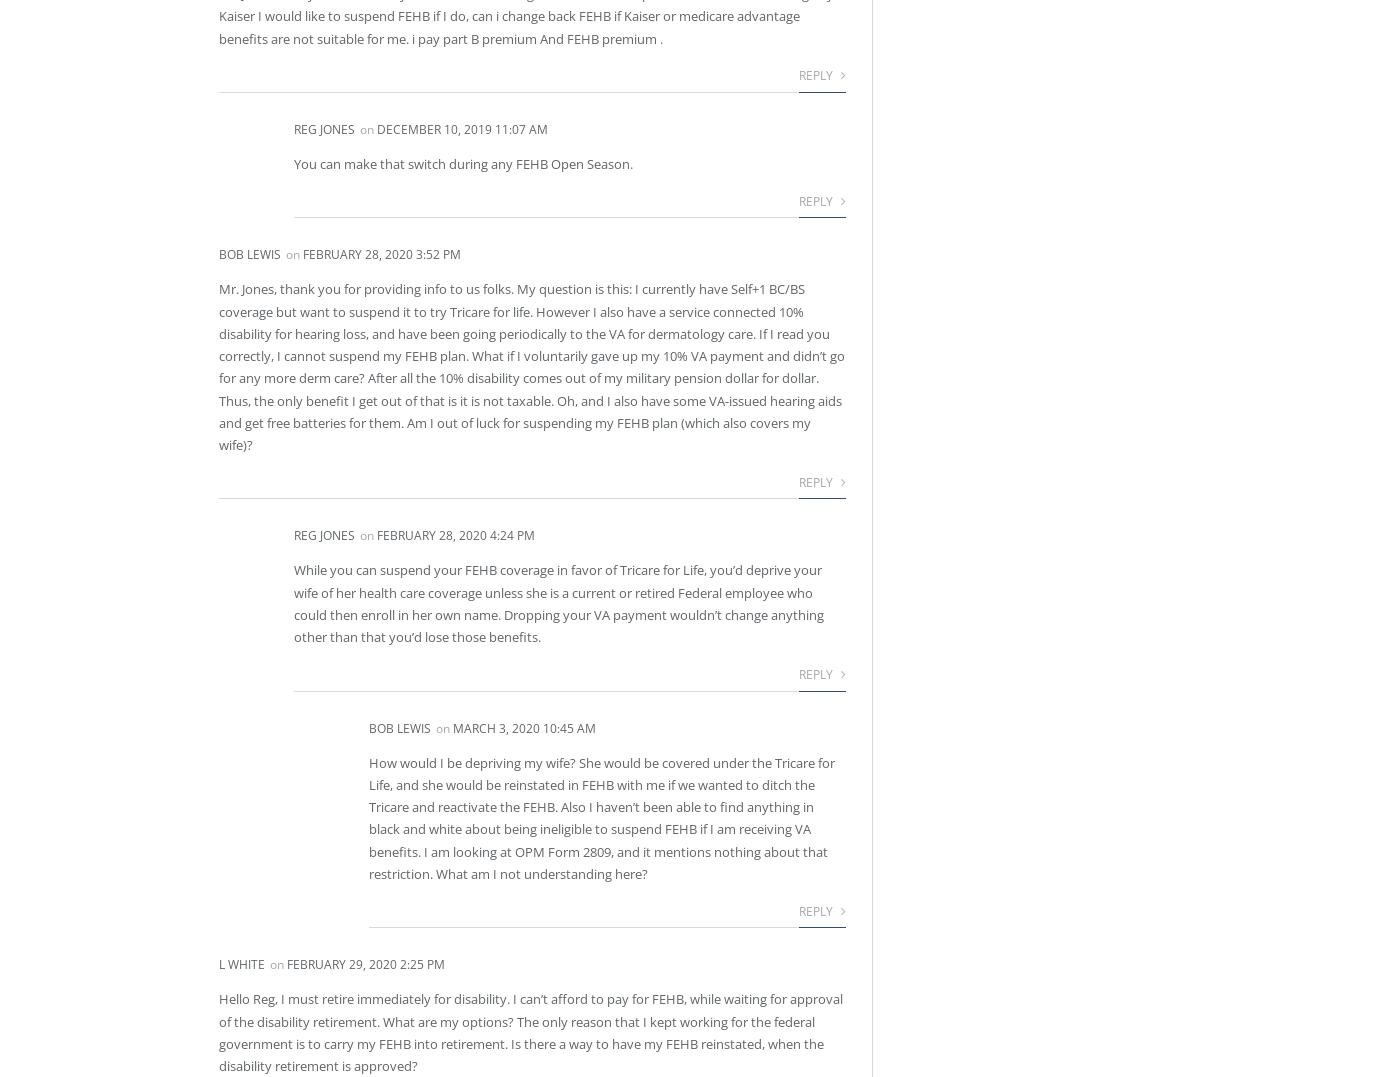 The width and height of the screenshot is (1391, 1077). Describe the element at coordinates (241, 964) in the screenshot. I see `'L White'` at that location.